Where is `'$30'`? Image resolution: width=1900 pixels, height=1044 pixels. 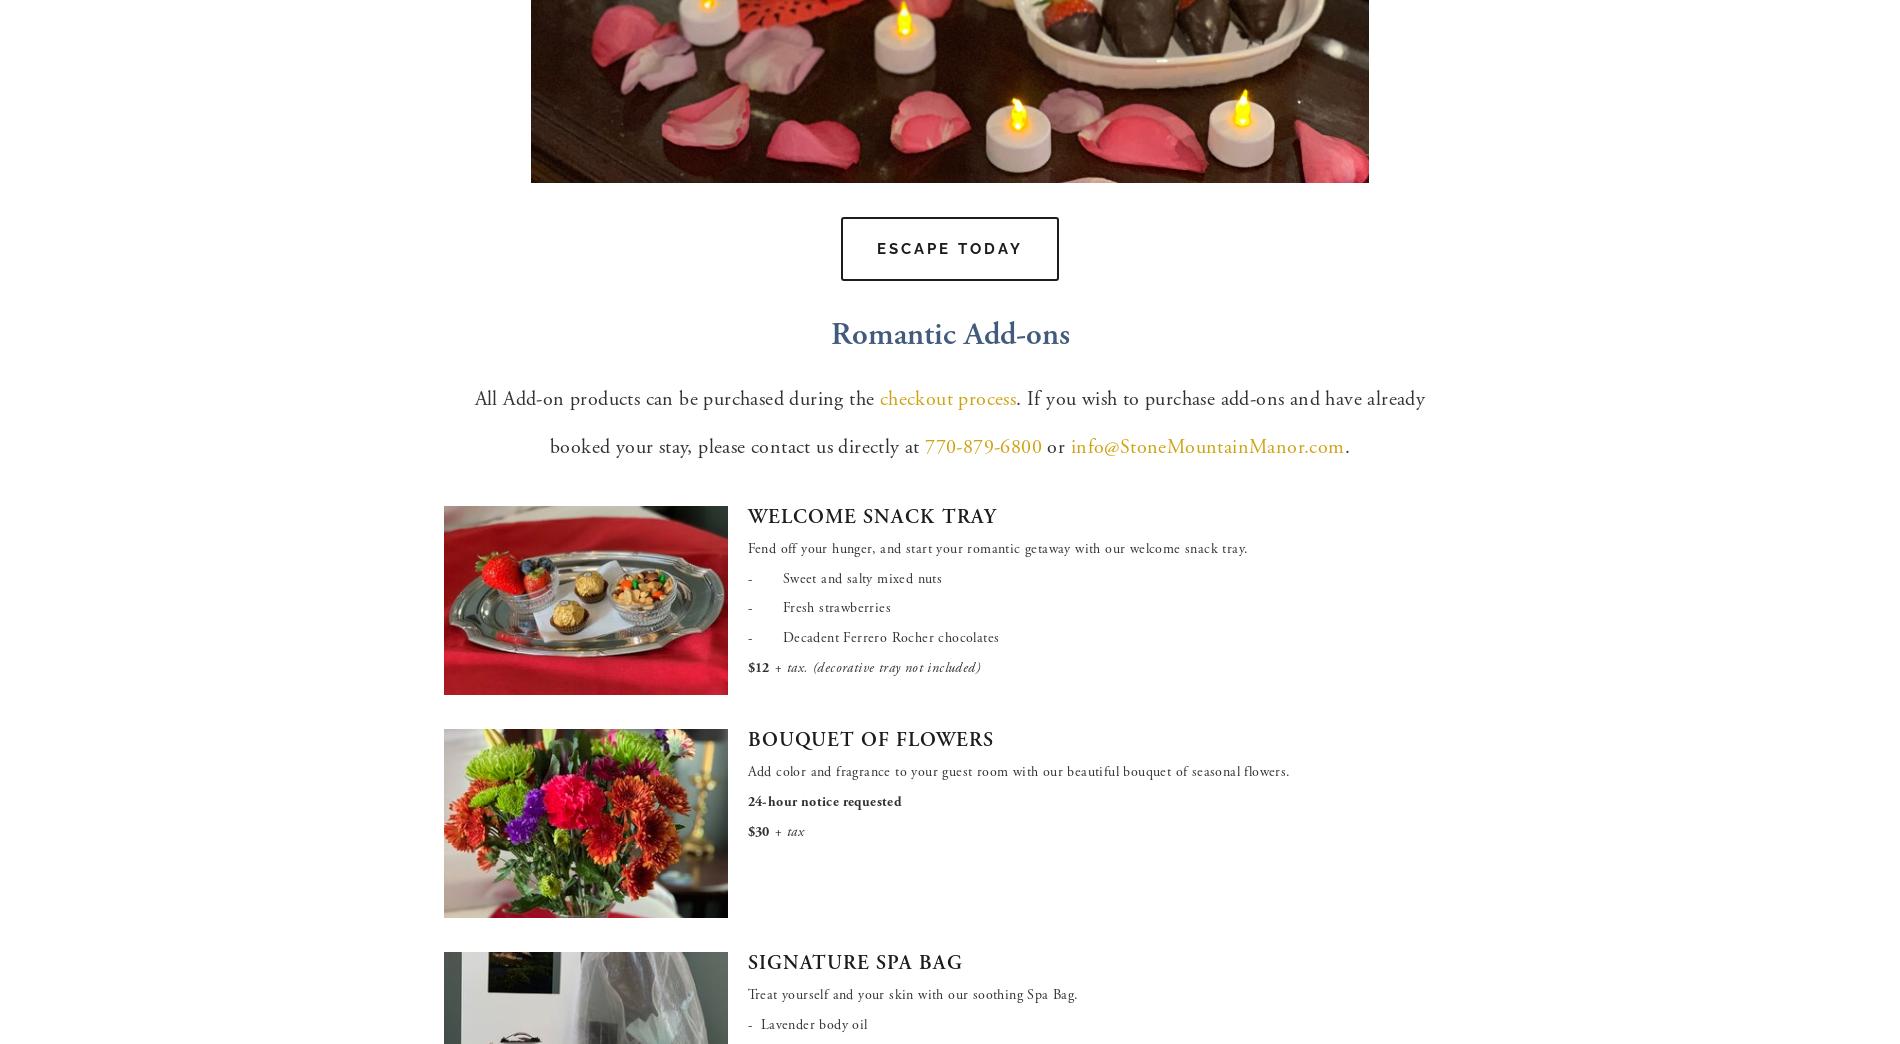 '$30' is located at coordinates (756, 830).